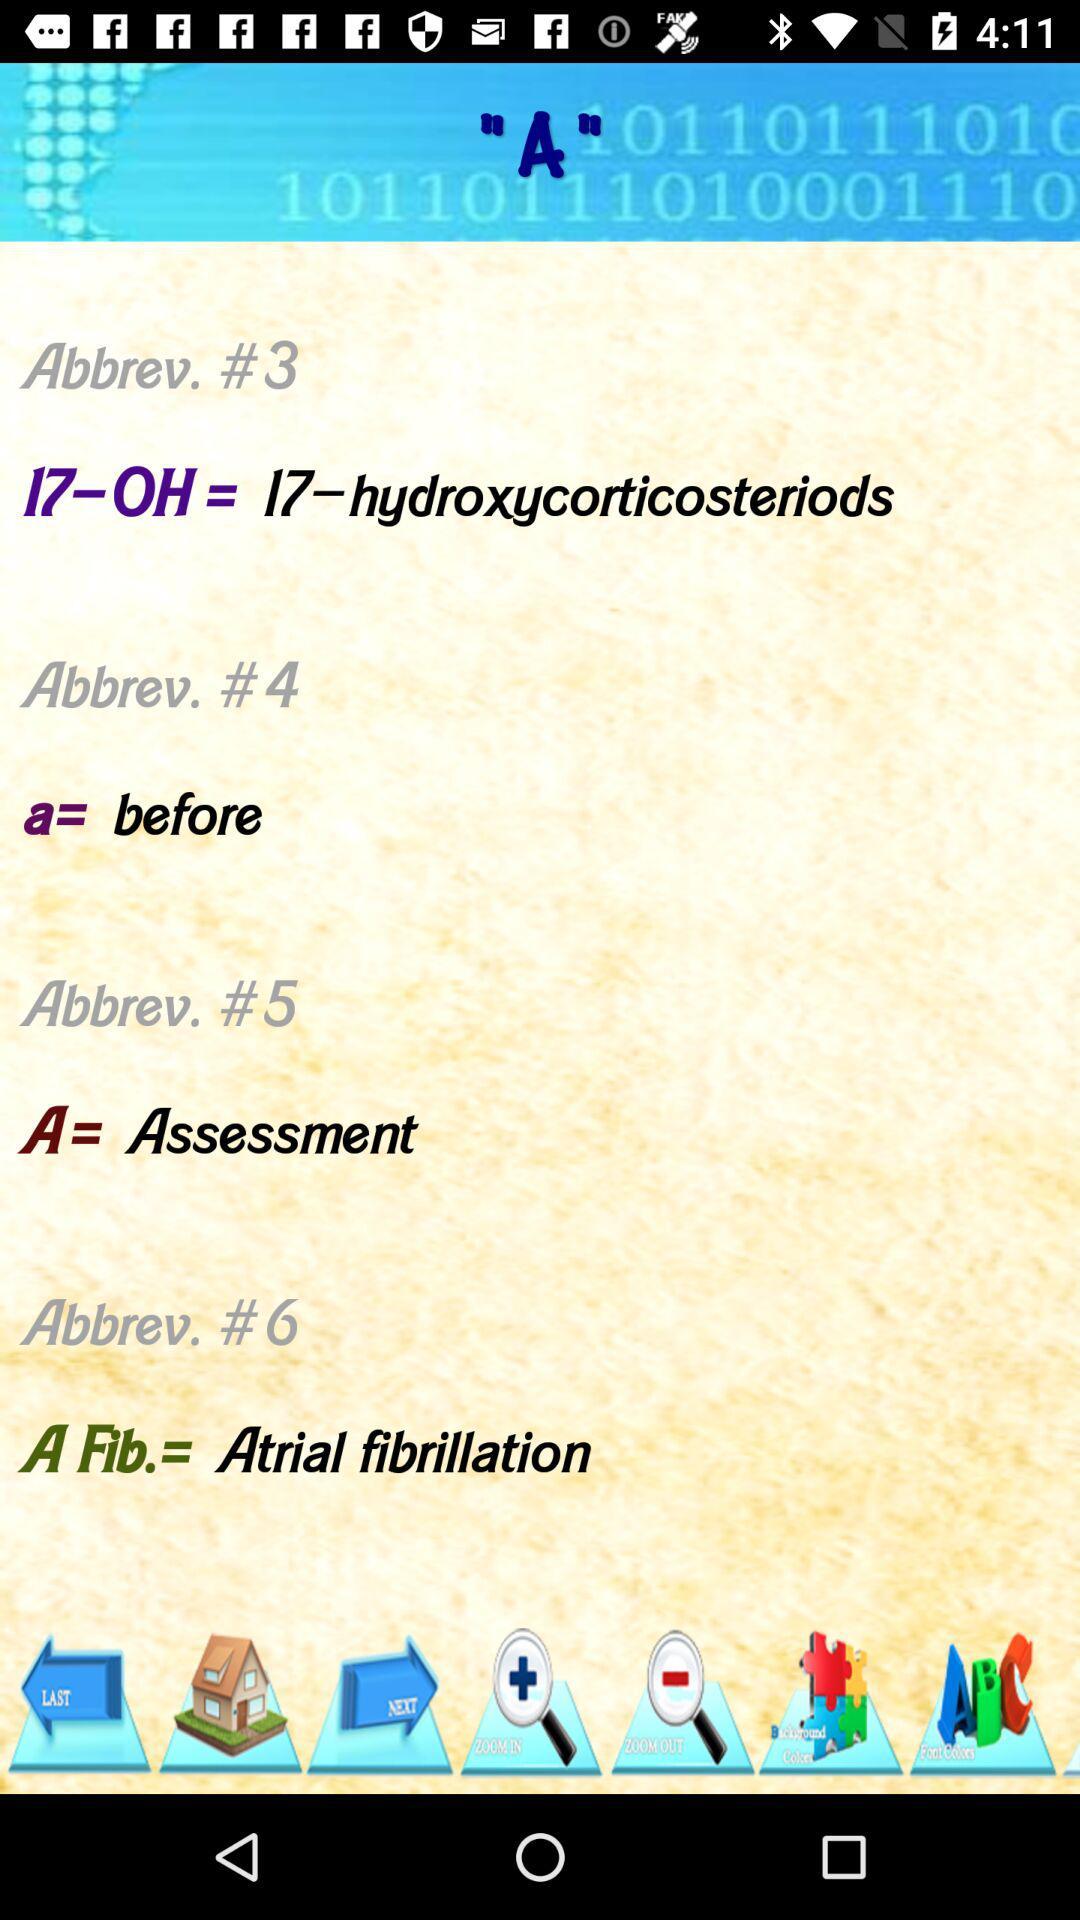 This screenshot has height=1920, width=1080. Describe the element at coordinates (981, 1702) in the screenshot. I see `abc tab` at that location.